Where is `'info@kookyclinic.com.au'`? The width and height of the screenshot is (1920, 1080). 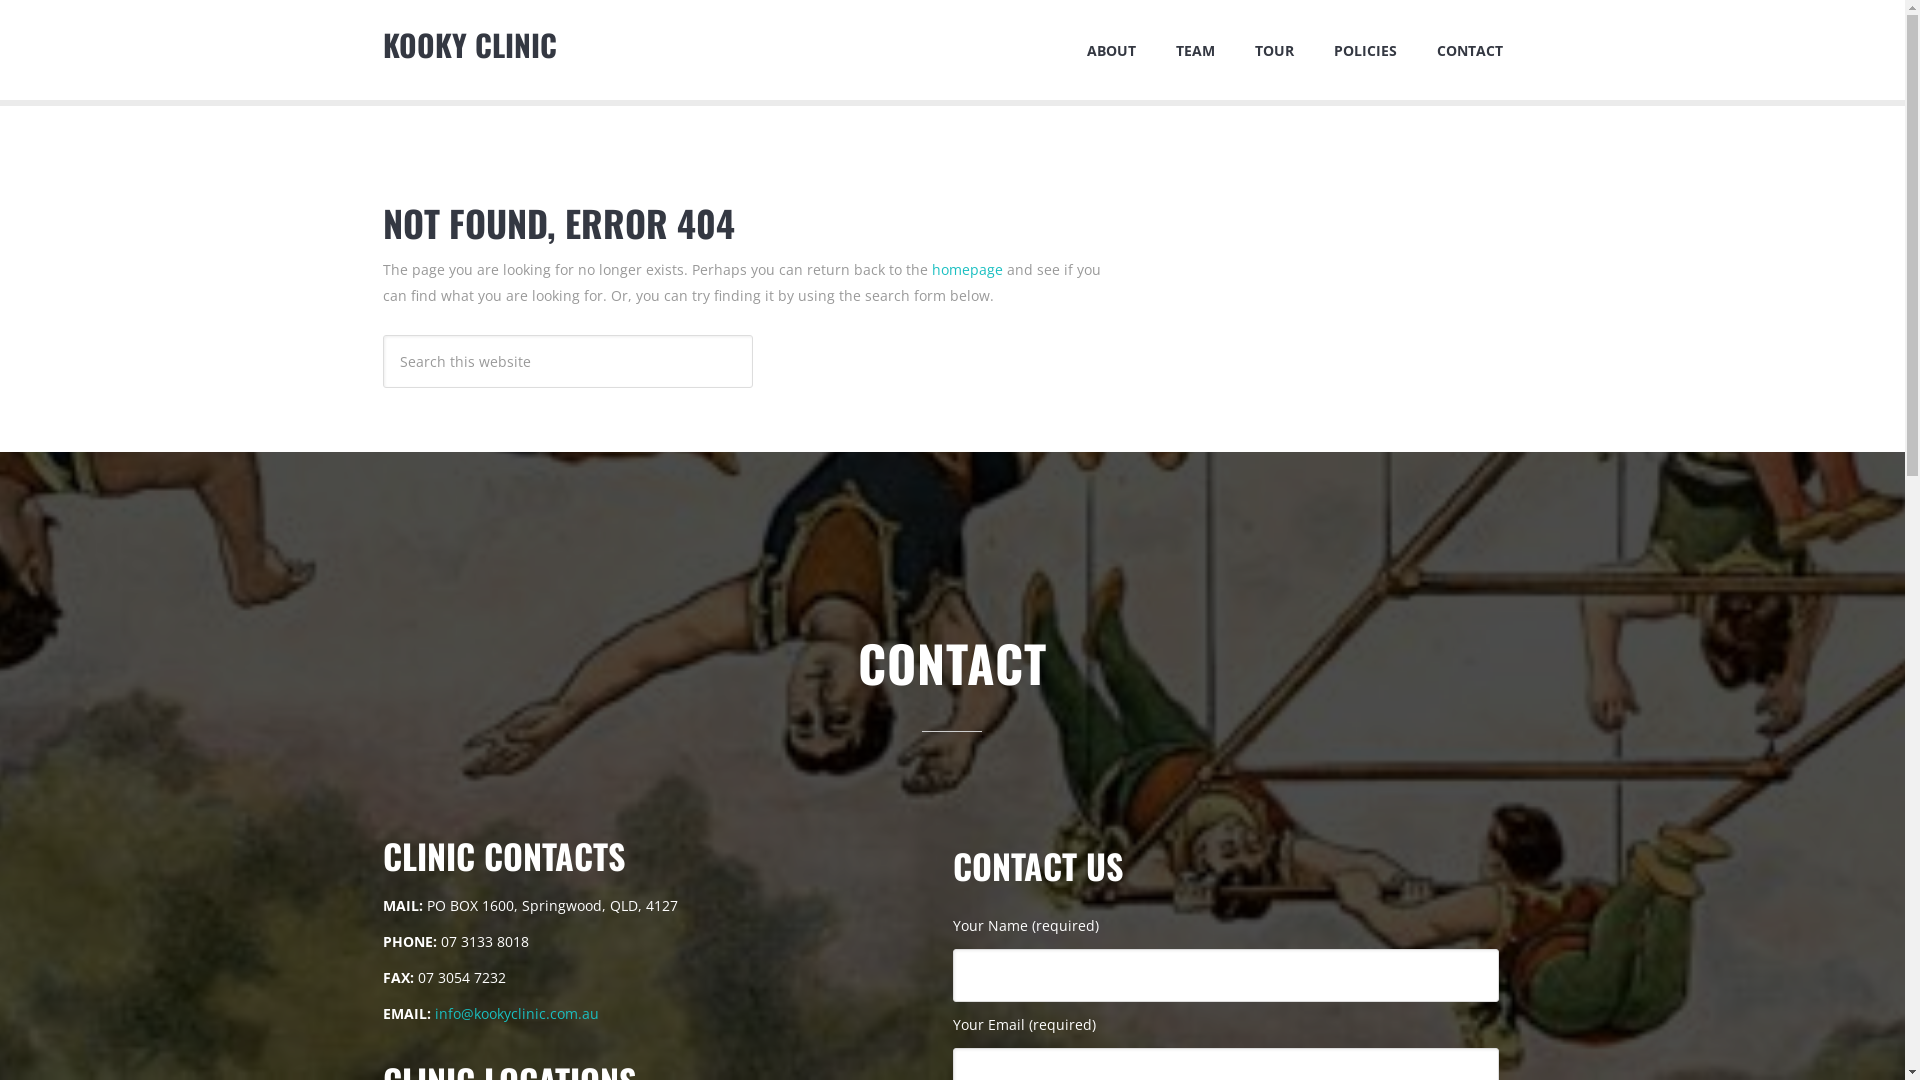 'info@kookyclinic.com.au' is located at coordinates (515, 1013).